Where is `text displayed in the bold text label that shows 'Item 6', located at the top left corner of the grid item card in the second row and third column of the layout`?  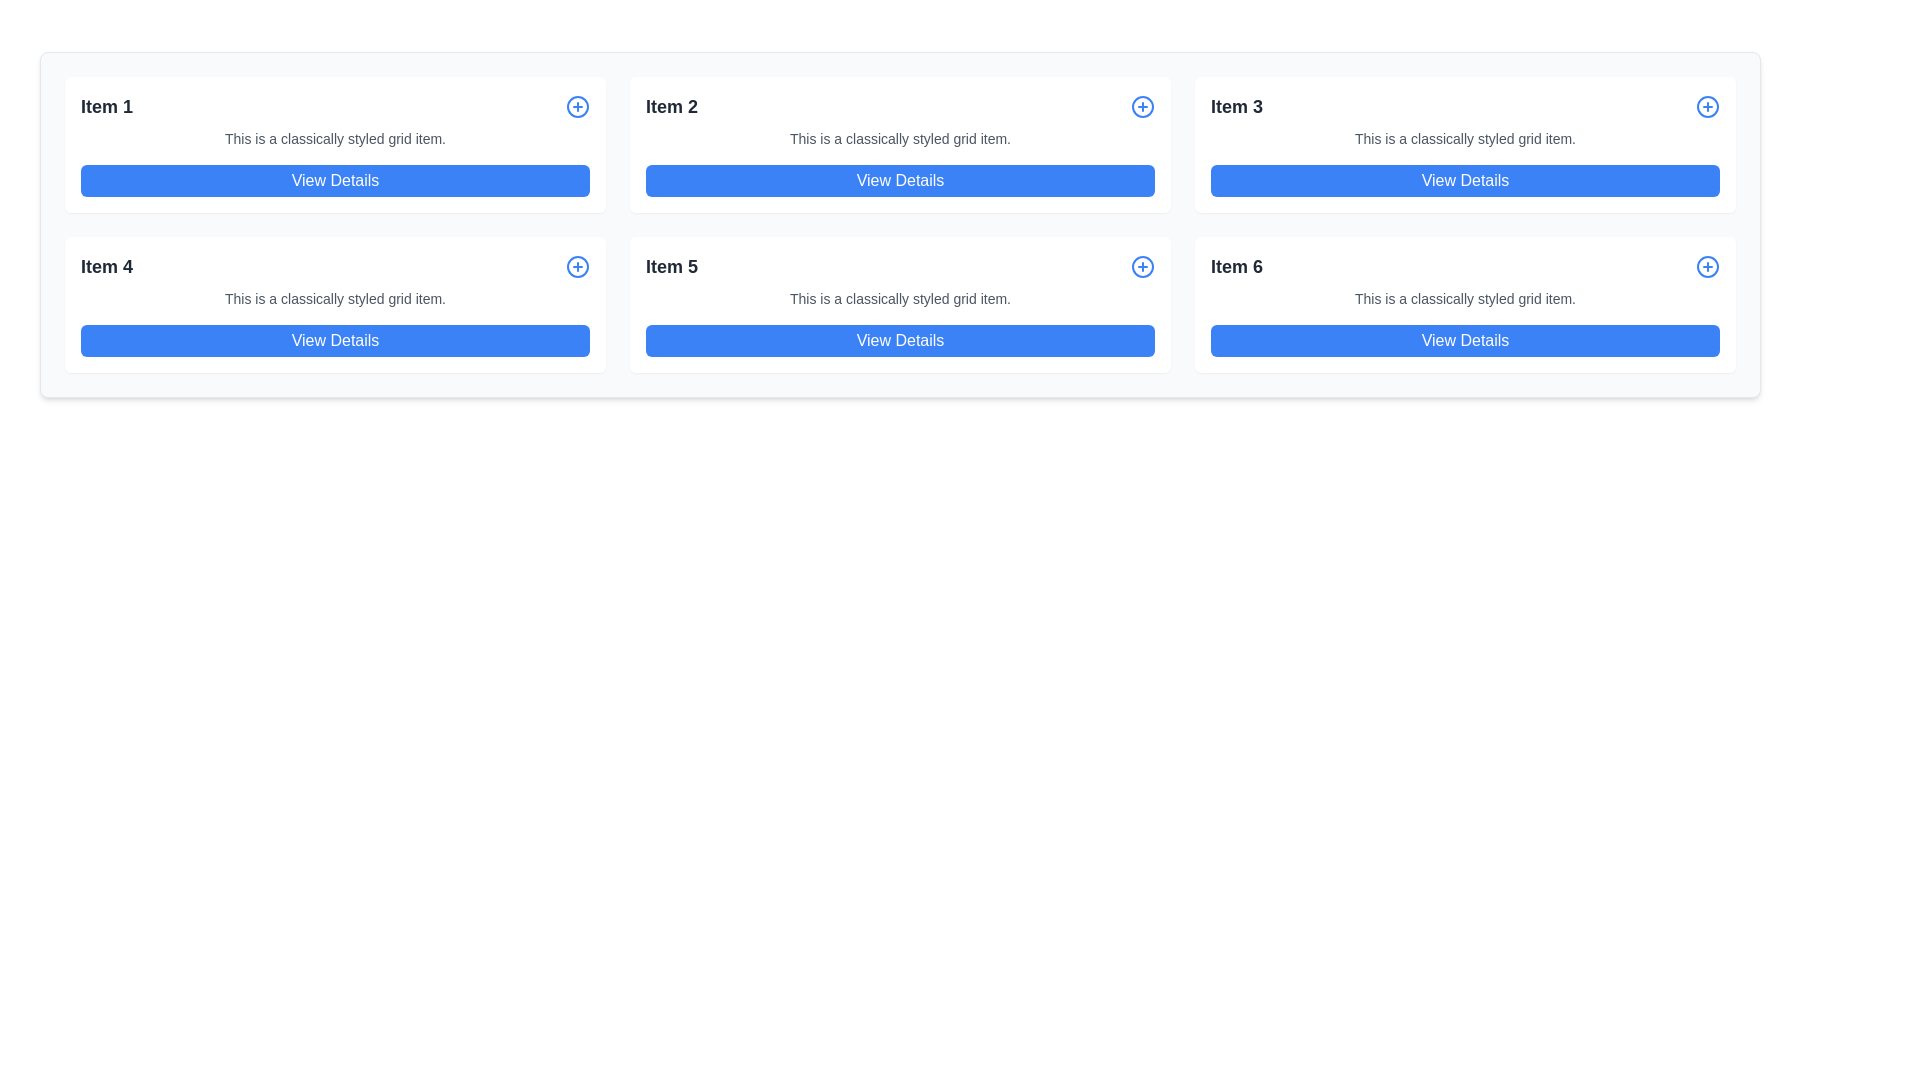
text displayed in the bold text label that shows 'Item 6', located at the top left corner of the grid item card in the second row and third column of the layout is located at coordinates (1236, 265).